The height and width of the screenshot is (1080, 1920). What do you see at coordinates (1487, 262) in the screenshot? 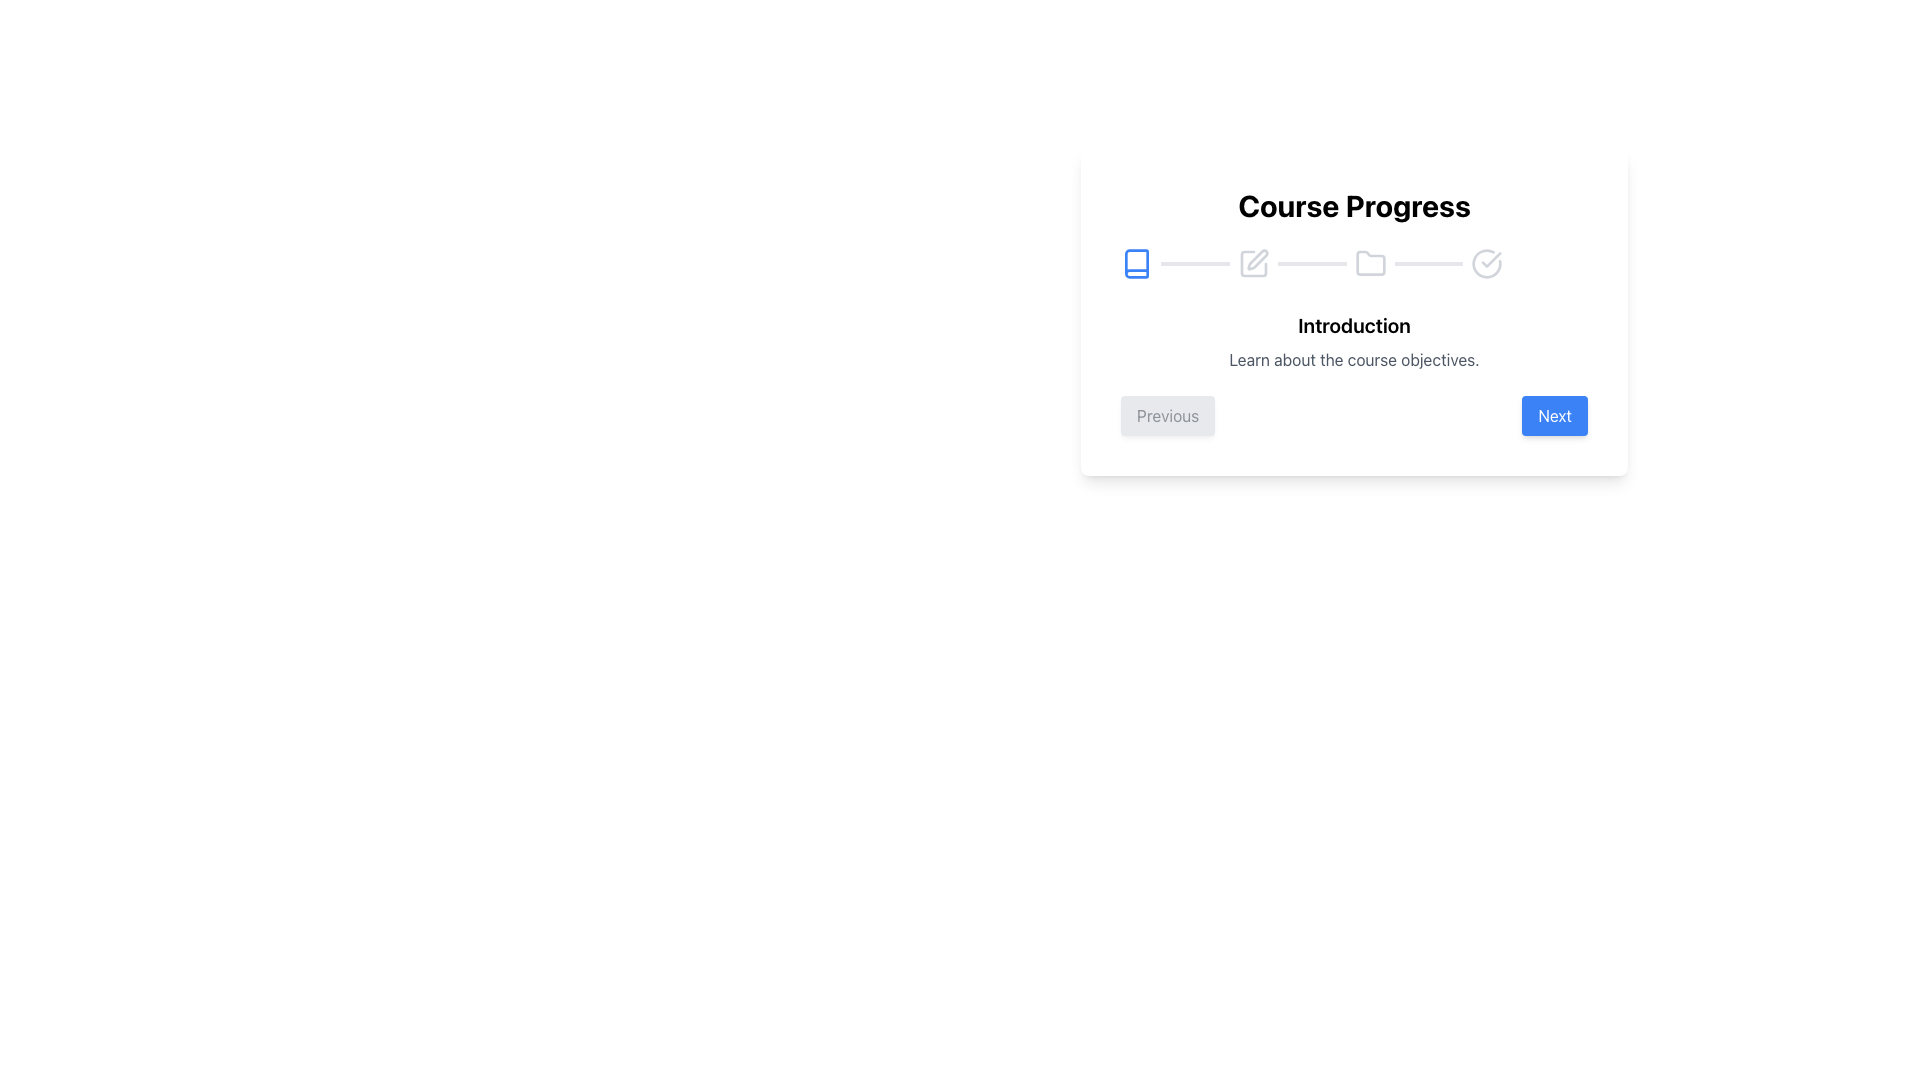
I see `the completion status of the last icon in the progress tracker, which indicates verification of the corresponding step` at bounding box center [1487, 262].